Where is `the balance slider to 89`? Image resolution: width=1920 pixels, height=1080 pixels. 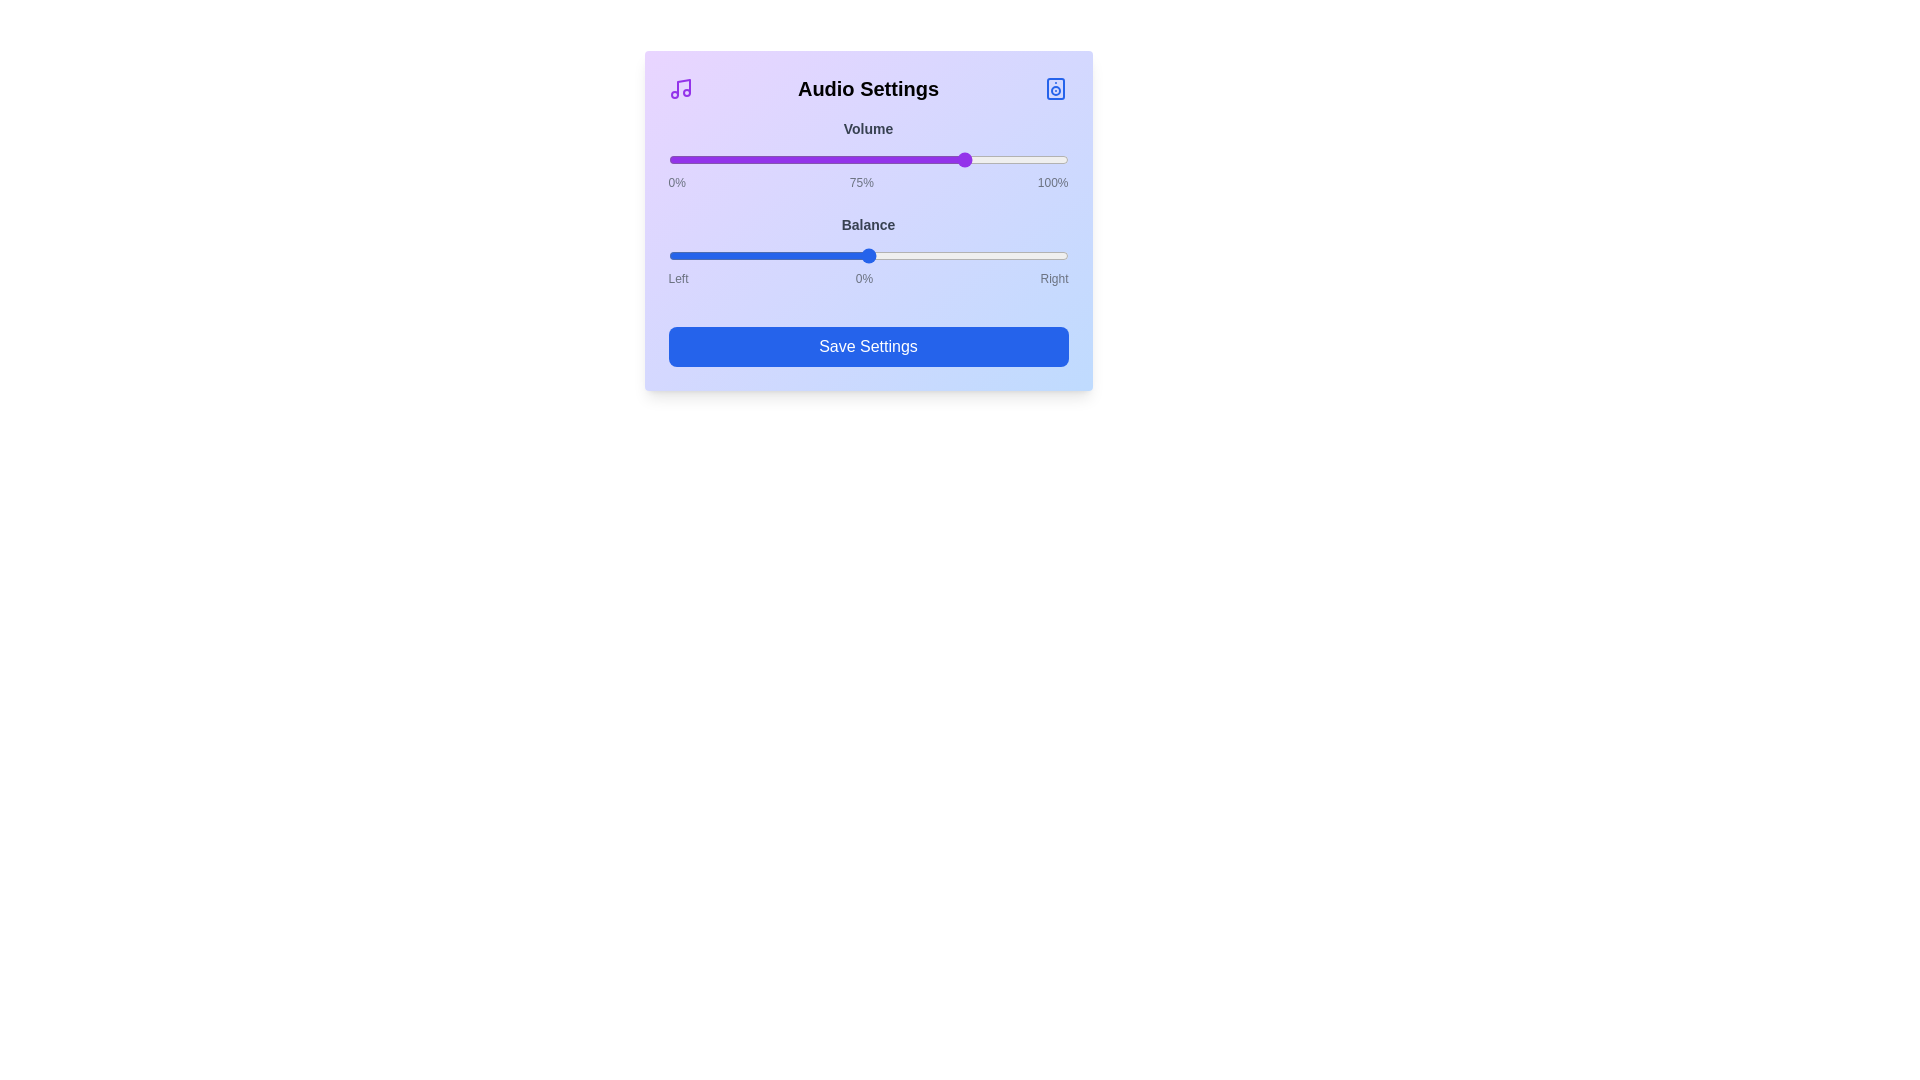 the balance slider to 89 is located at coordinates (1045, 254).